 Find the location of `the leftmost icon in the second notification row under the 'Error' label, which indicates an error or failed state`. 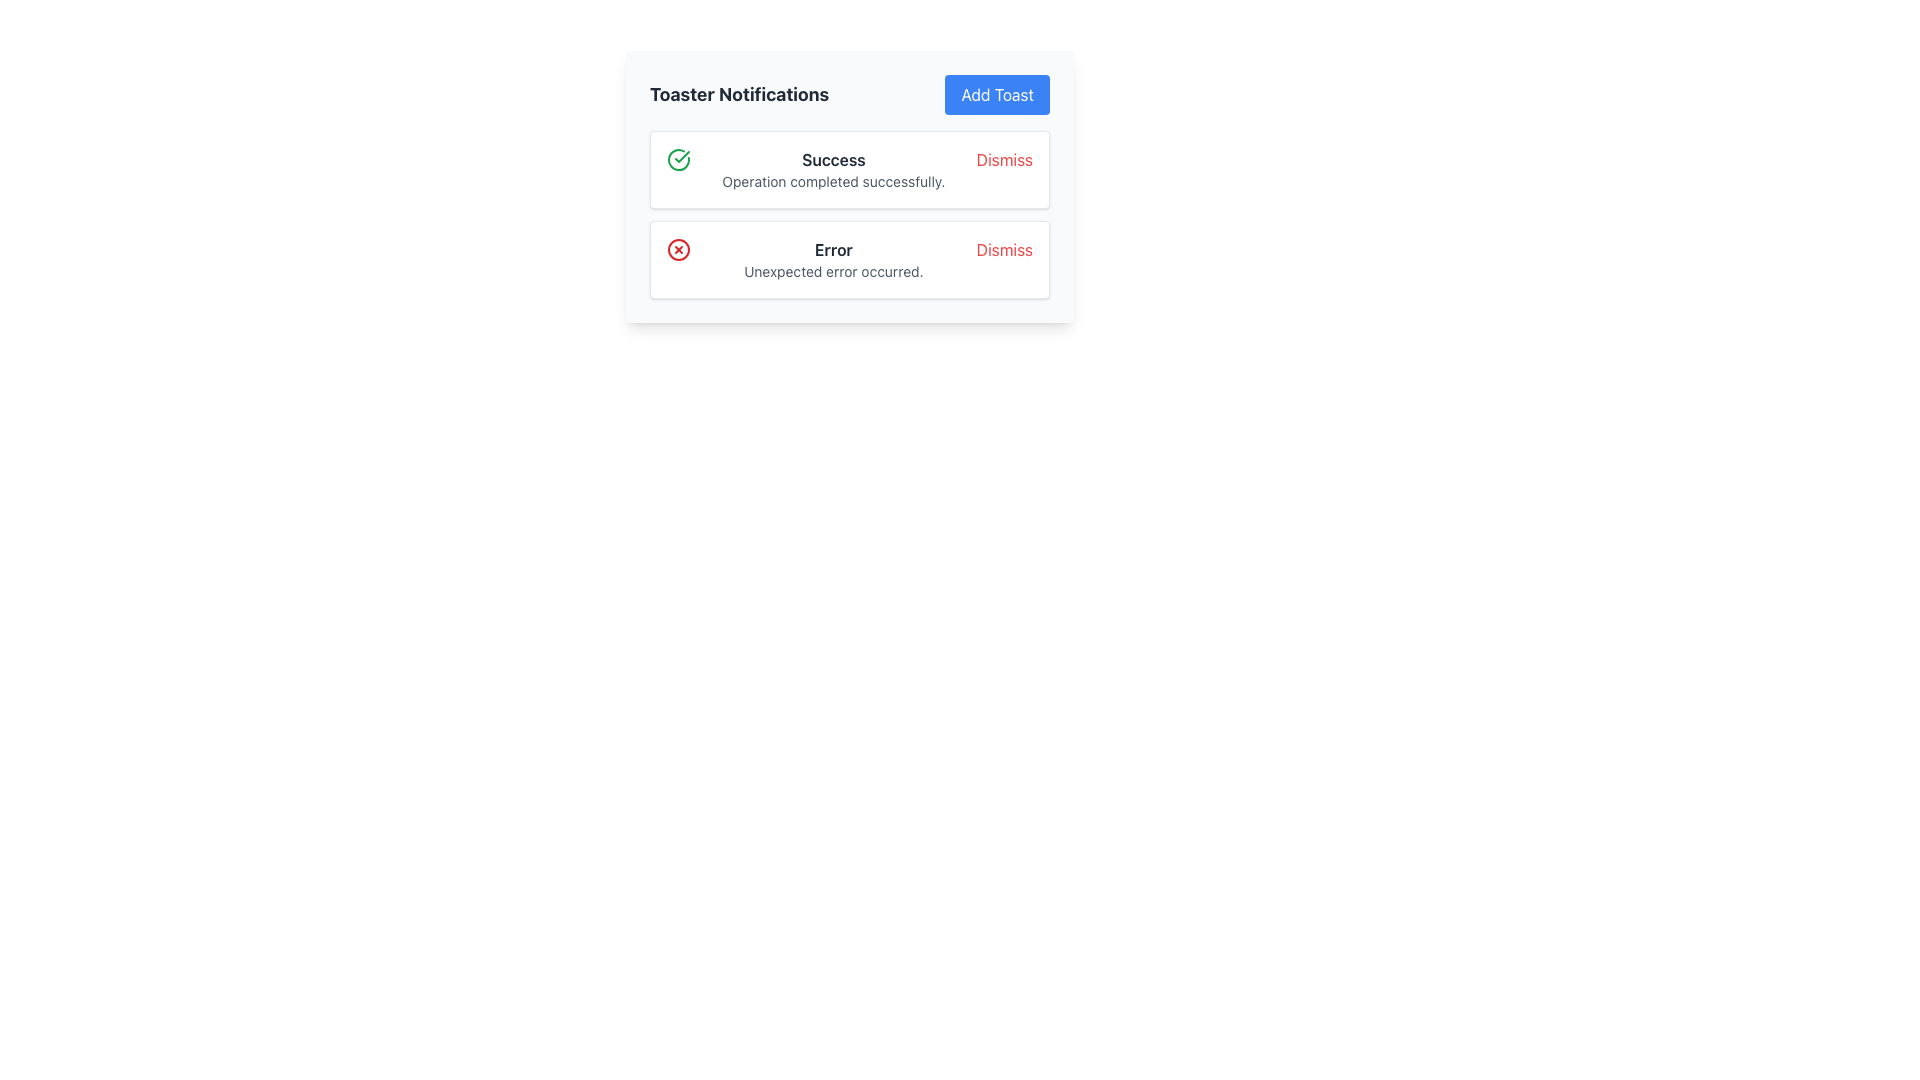

the leftmost icon in the second notification row under the 'Error' label, which indicates an error or failed state is located at coordinates (678, 249).